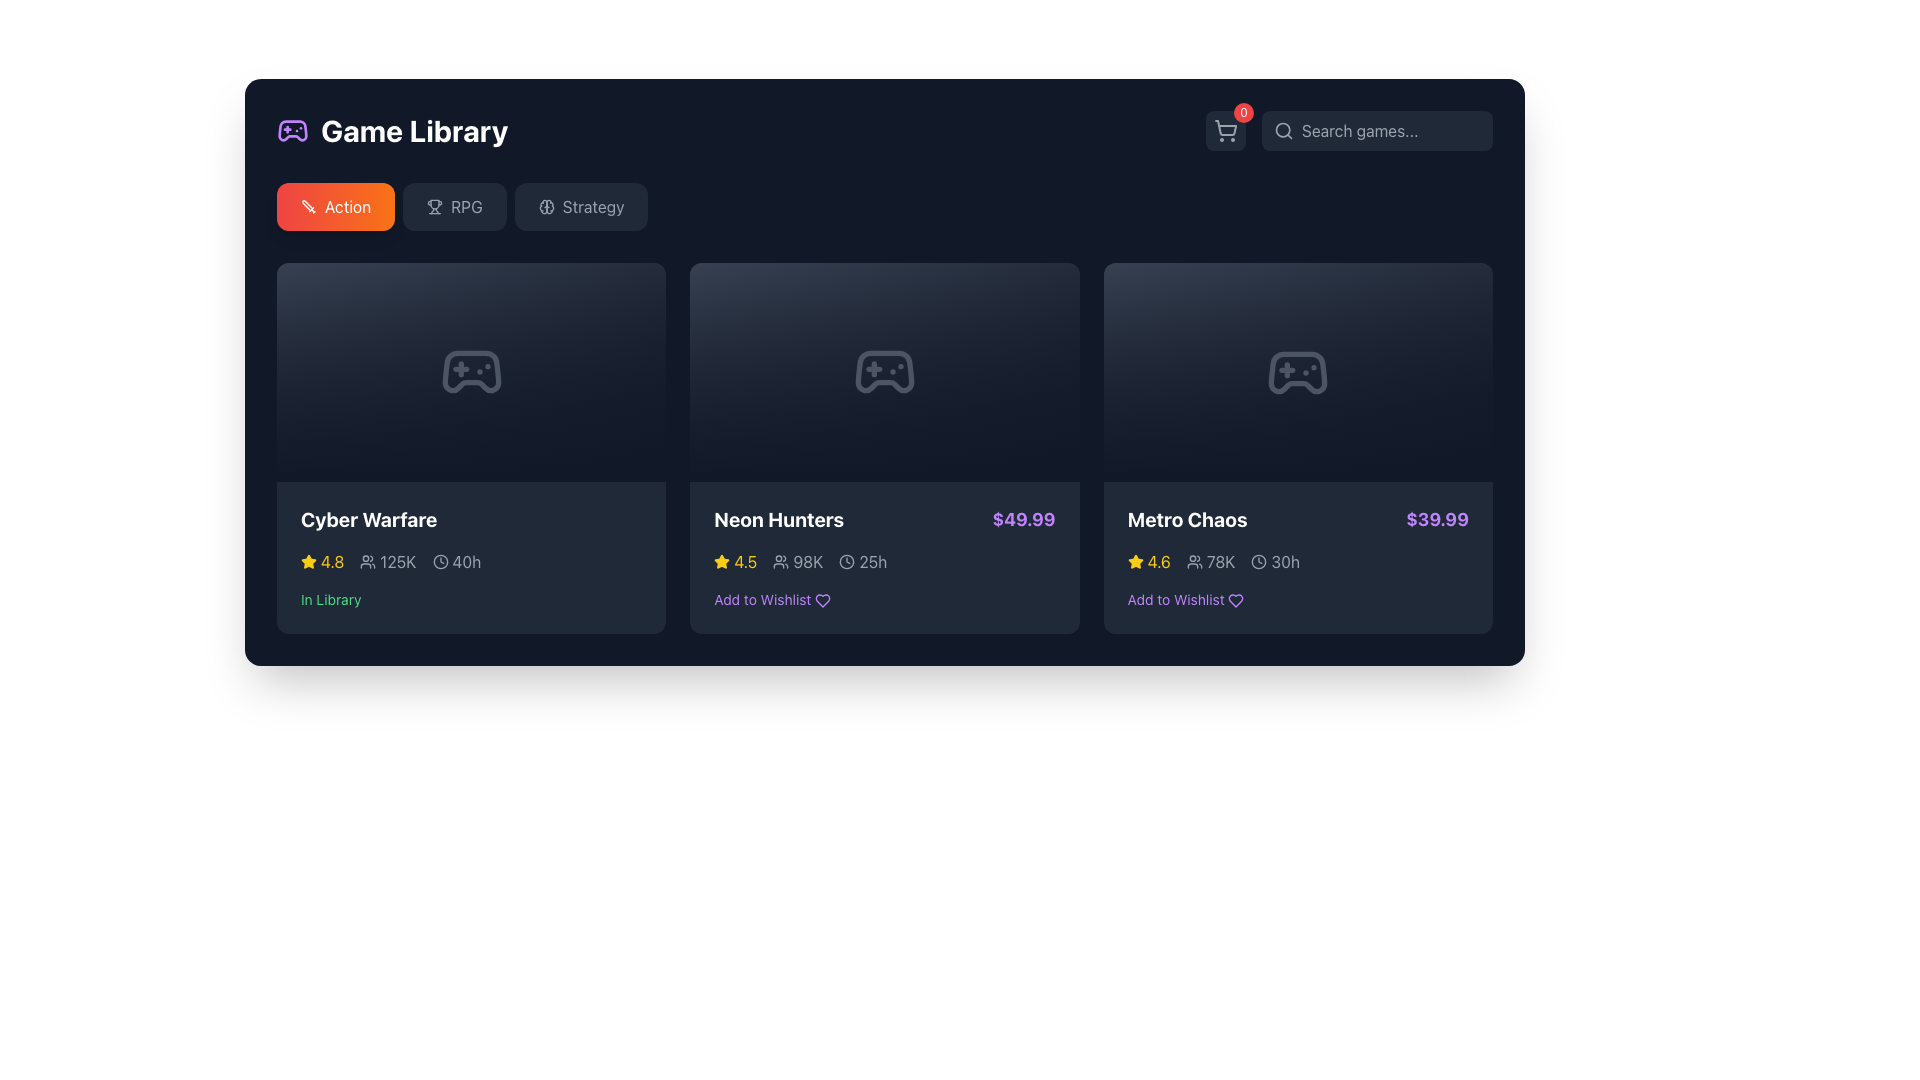 The width and height of the screenshot is (1920, 1080). What do you see at coordinates (1298, 562) in the screenshot?
I see `the Information display group for the game 'Metro Chaos', which contains a yellow star symbol, a gray person icon, and a gray clock icon, located in the bottom-right corner of the game card` at bounding box center [1298, 562].